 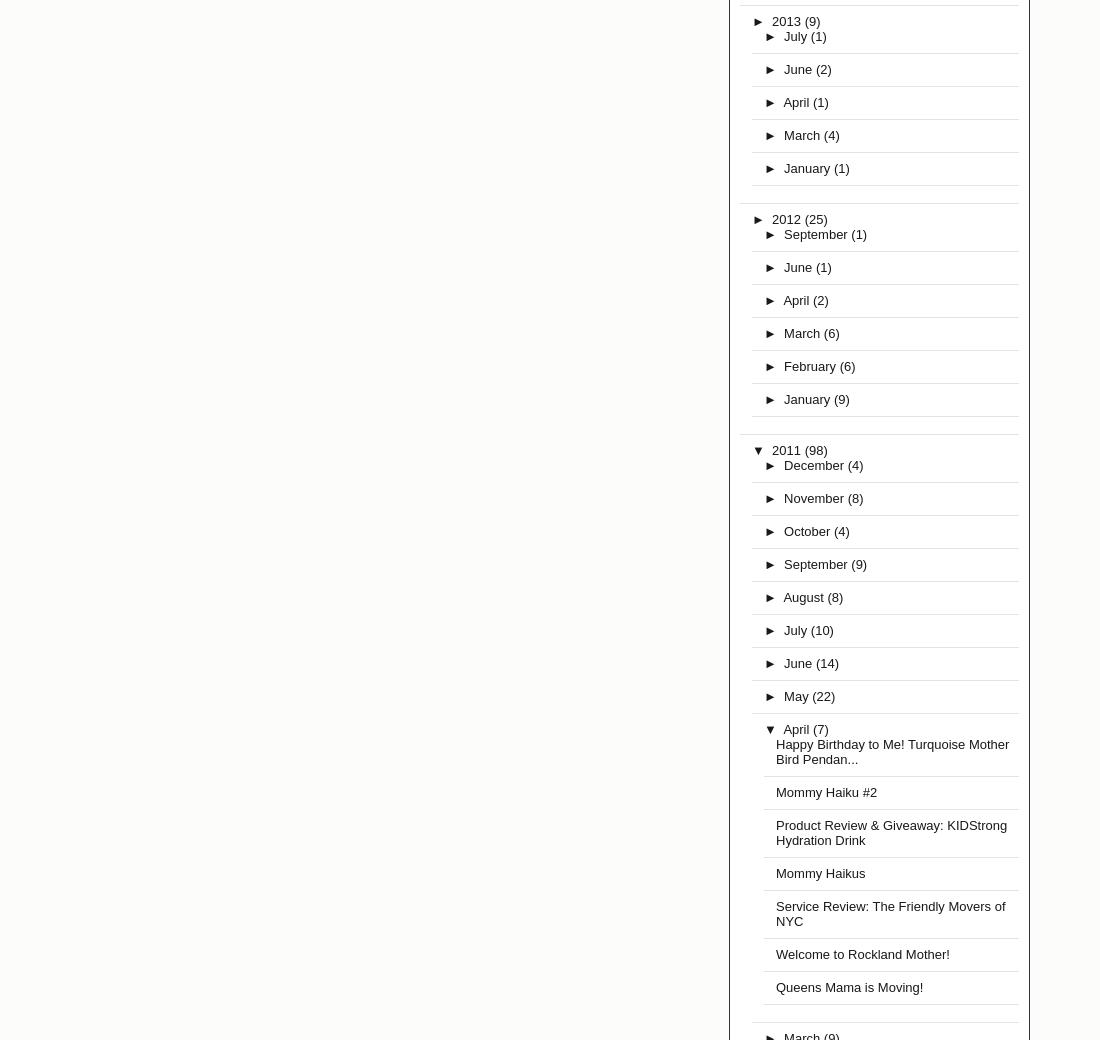 I want to click on 'Service Review: The Friendly Movers of NYC', so click(x=889, y=913).